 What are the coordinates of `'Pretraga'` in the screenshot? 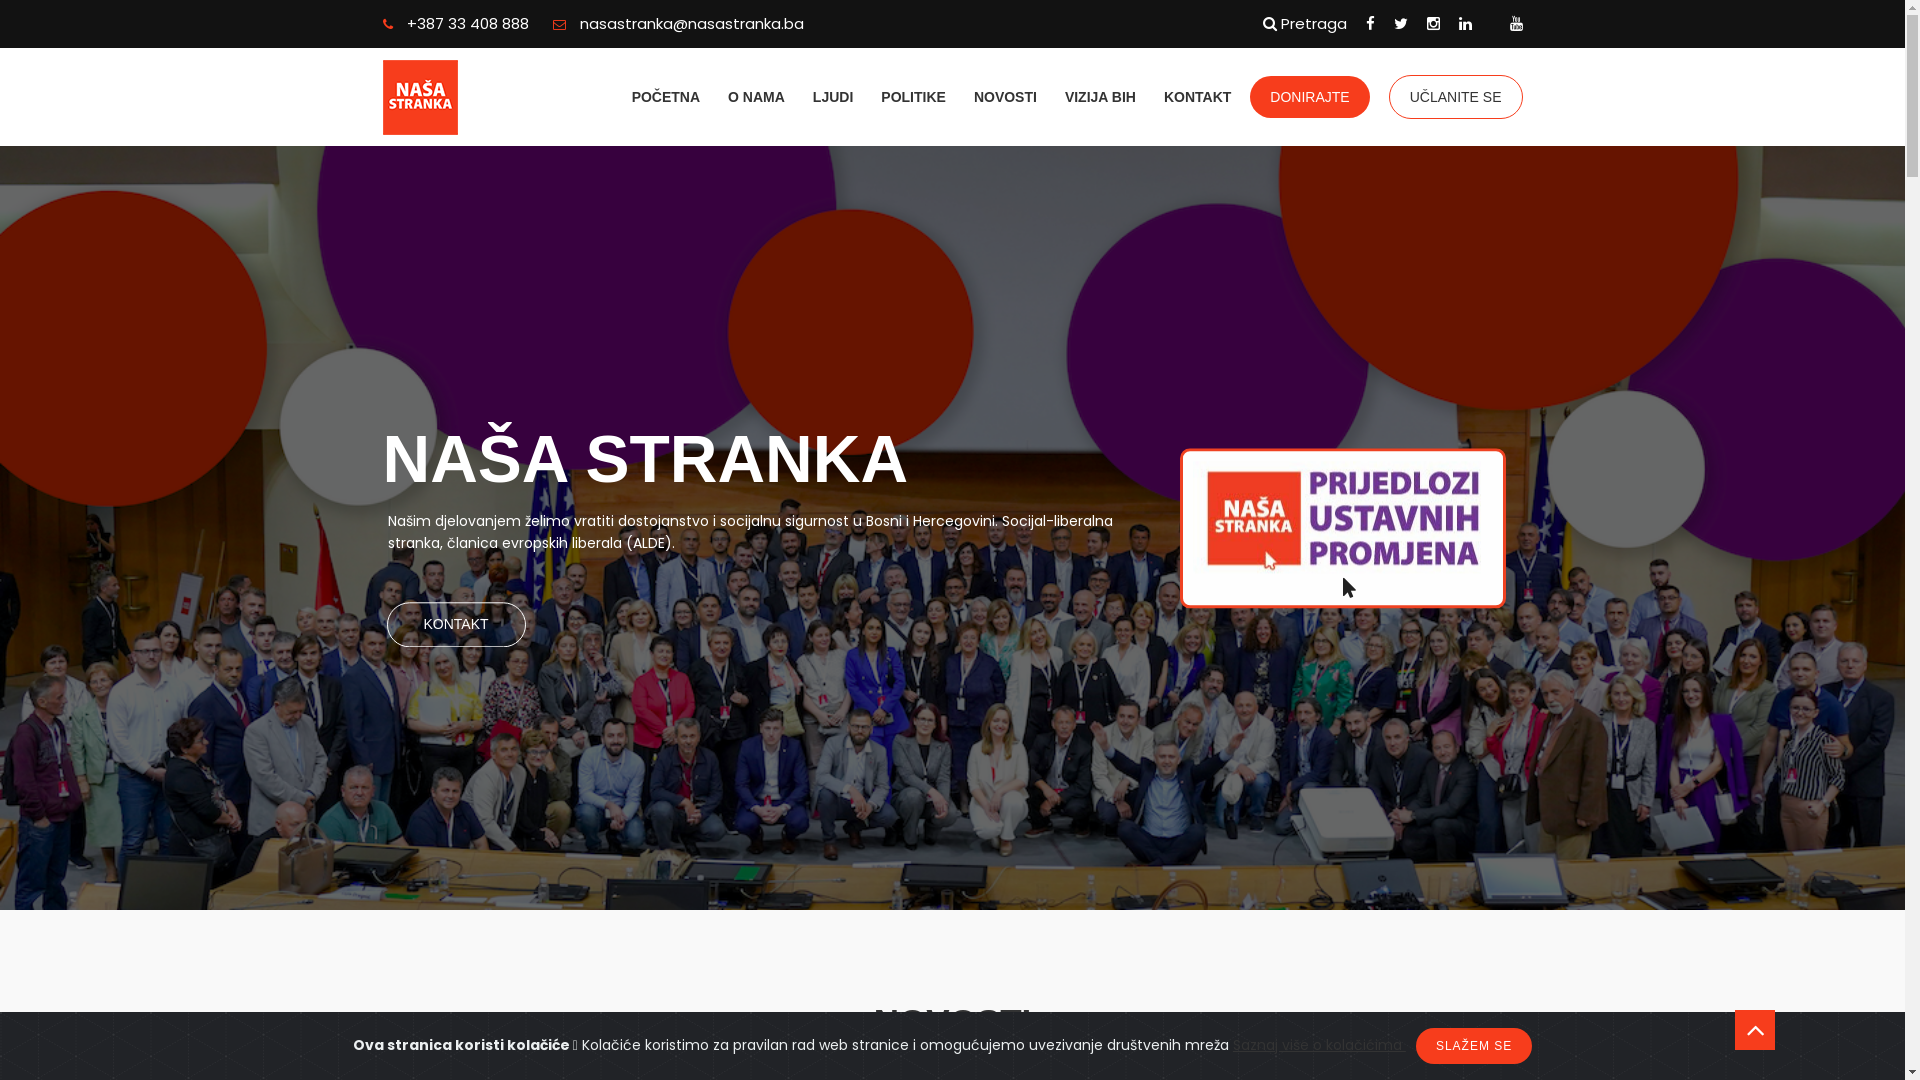 It's located at (1304, 23).